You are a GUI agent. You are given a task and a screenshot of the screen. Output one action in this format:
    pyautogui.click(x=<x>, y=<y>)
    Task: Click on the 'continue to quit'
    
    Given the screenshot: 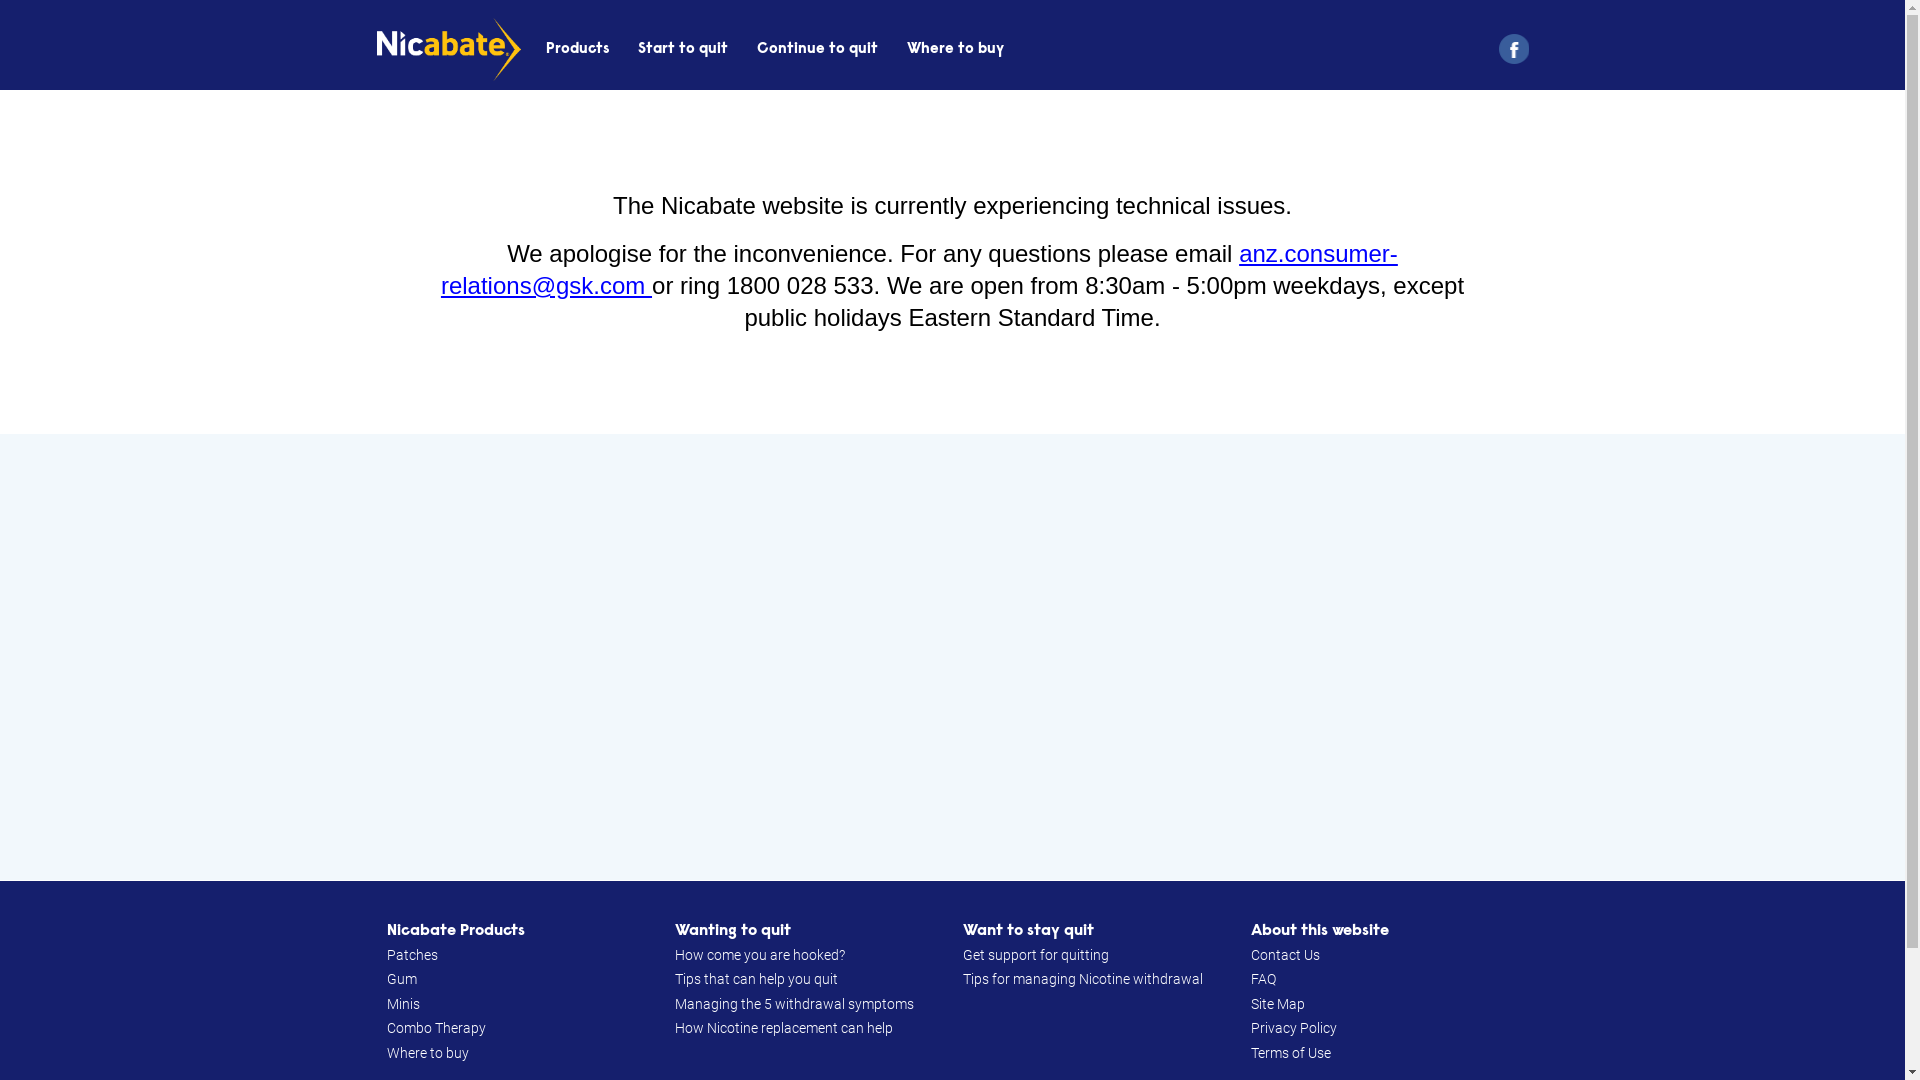 What is the action you would take?
    pyautogui.click(x=756, y=48)
    